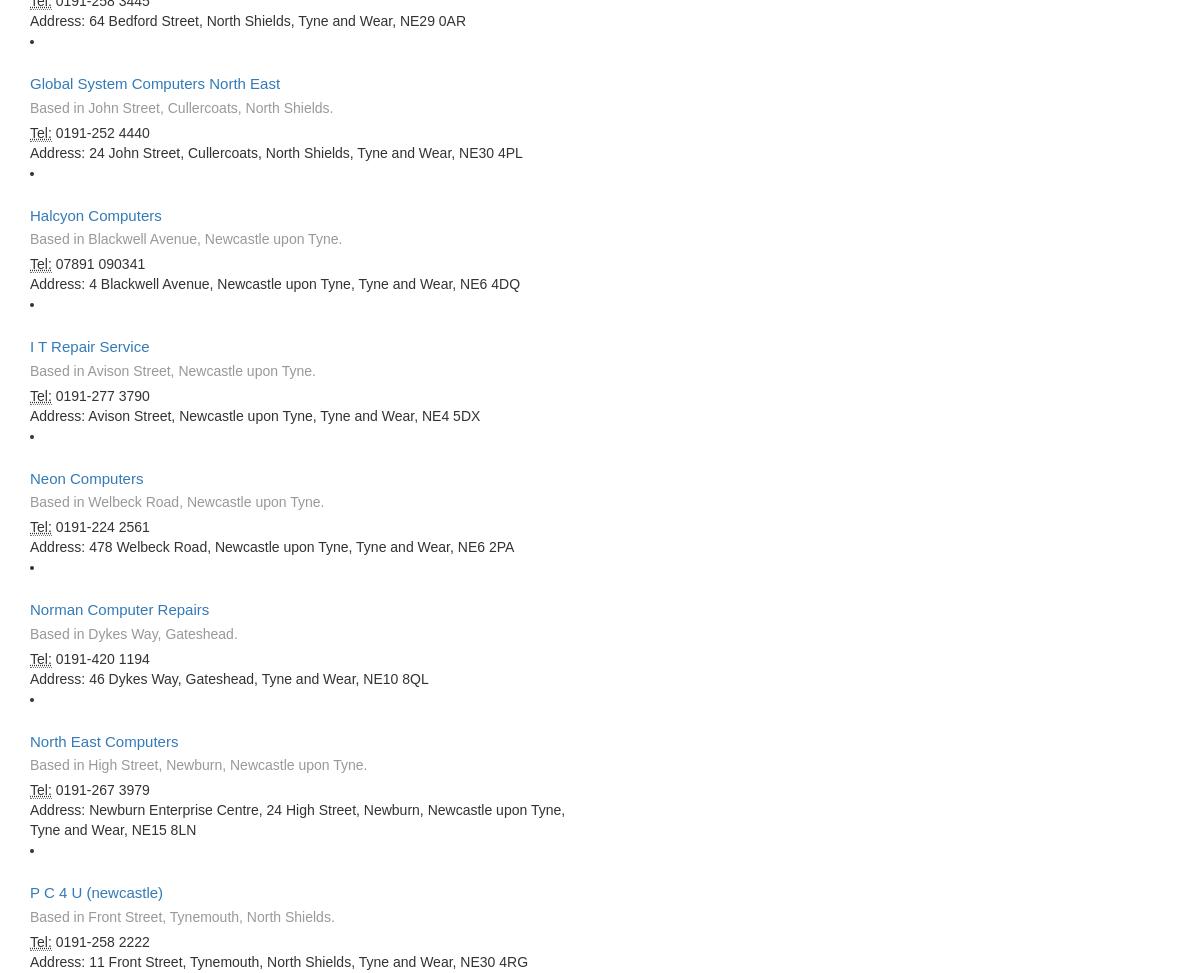  What do you see at coordinates (89, 346) in the screenshot?
I see `'I T Repair Service'` at bounding box center [89, 346].